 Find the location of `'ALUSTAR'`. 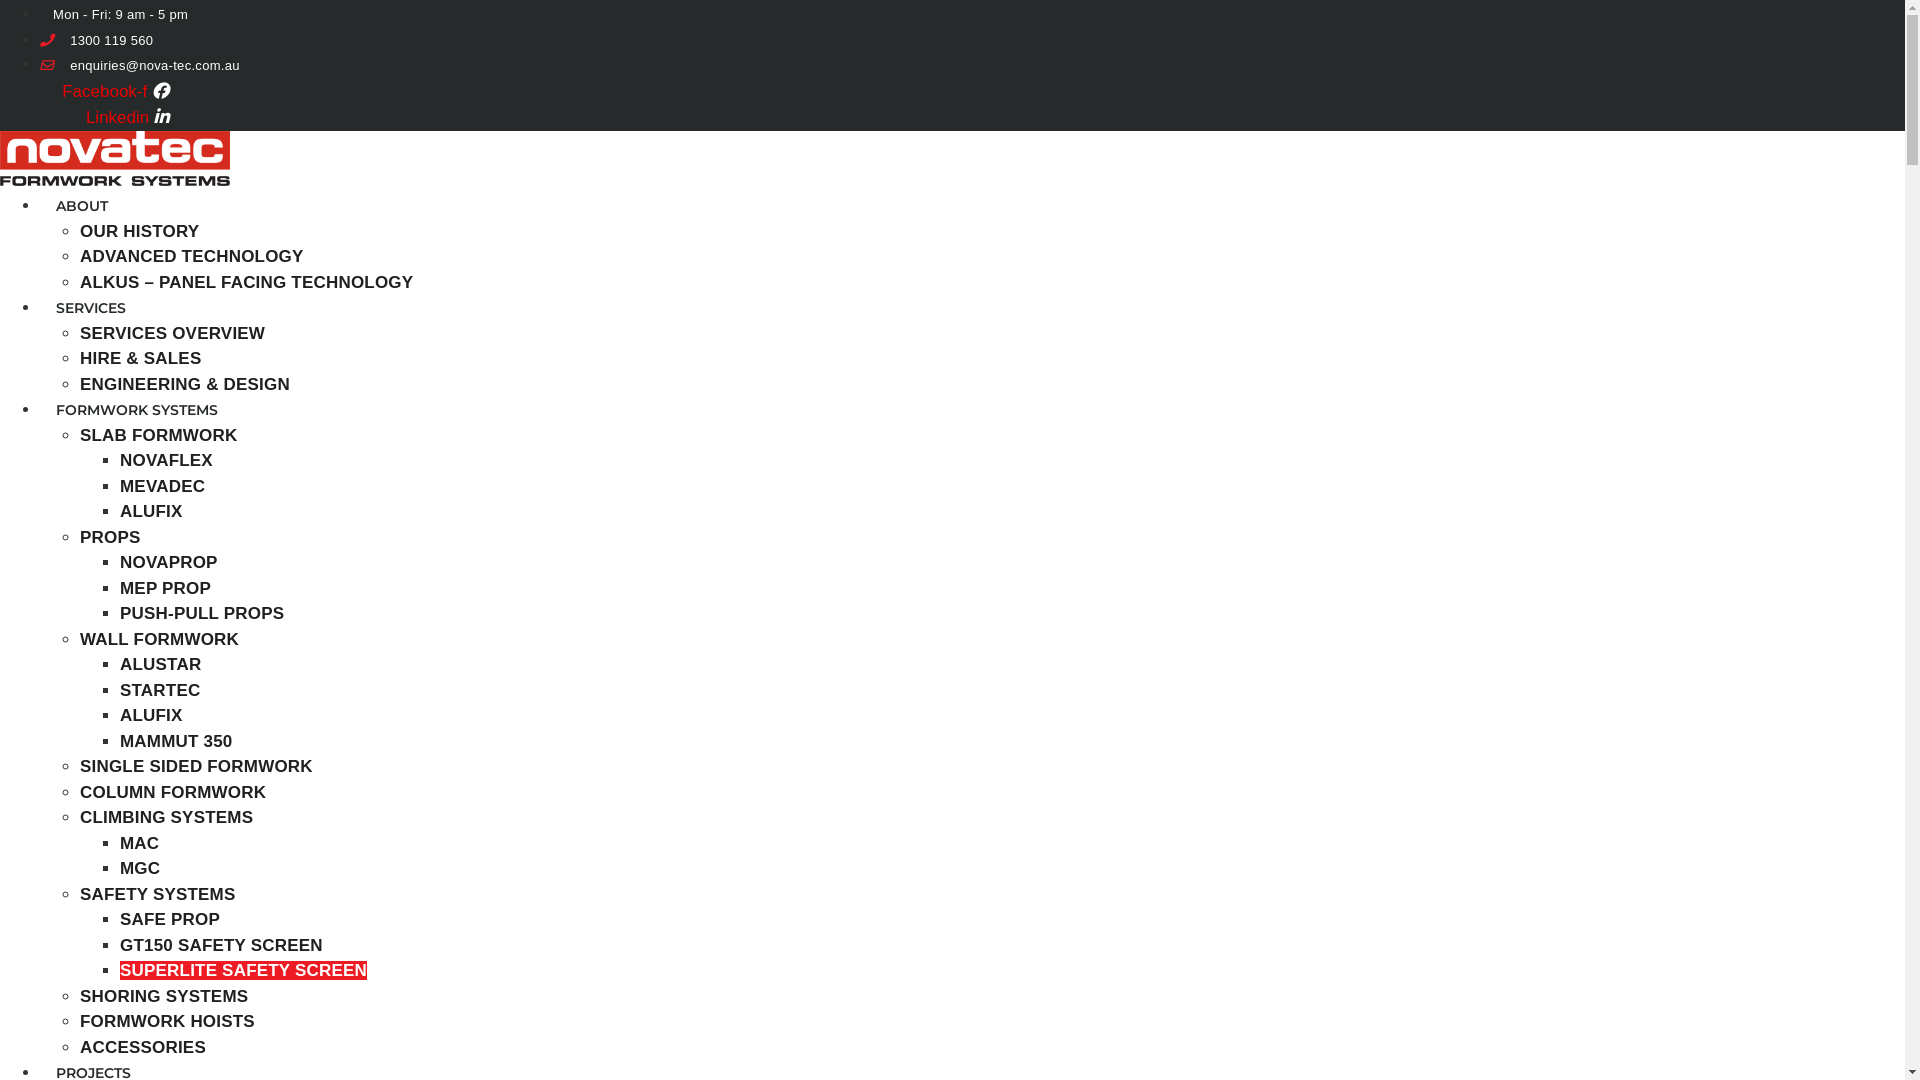

'ALUSTAR' is located at coordinates (119, 664).